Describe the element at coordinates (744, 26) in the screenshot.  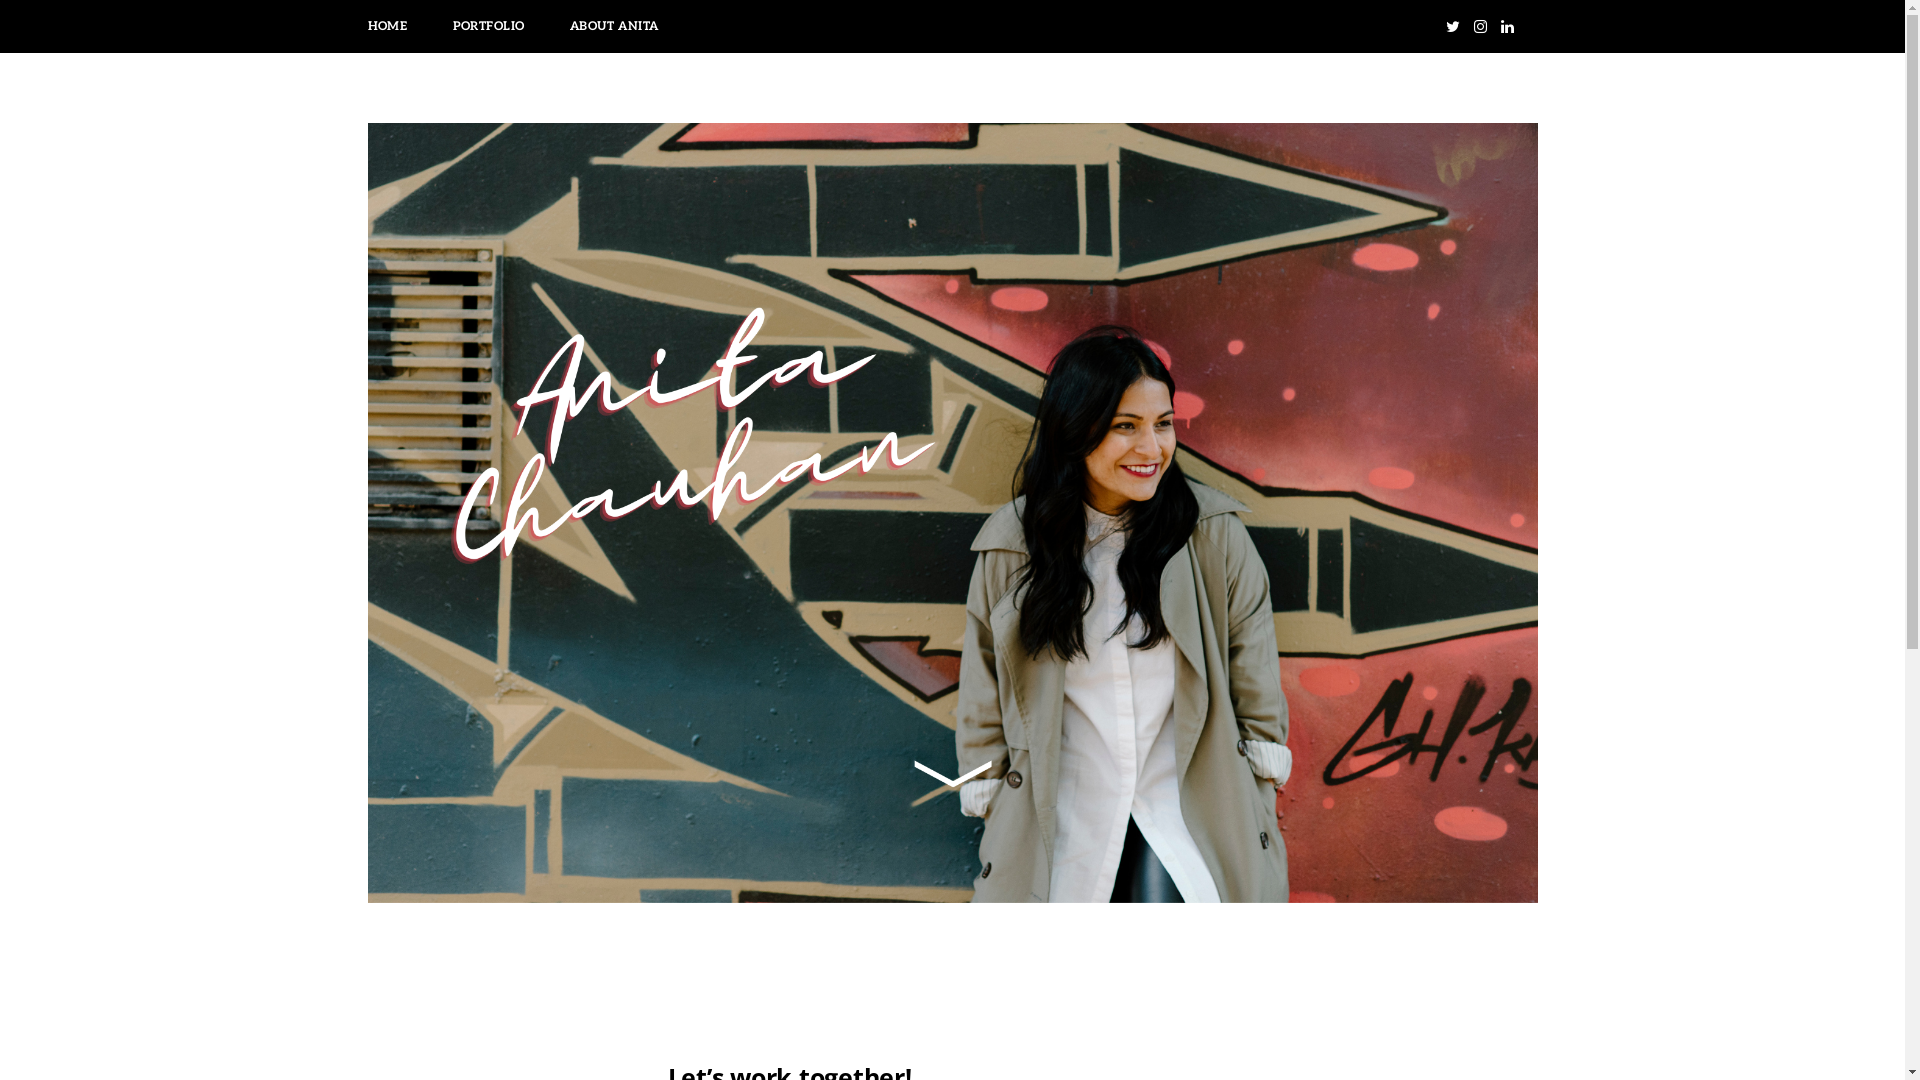
I see `'CONTACT ME'` at that location.